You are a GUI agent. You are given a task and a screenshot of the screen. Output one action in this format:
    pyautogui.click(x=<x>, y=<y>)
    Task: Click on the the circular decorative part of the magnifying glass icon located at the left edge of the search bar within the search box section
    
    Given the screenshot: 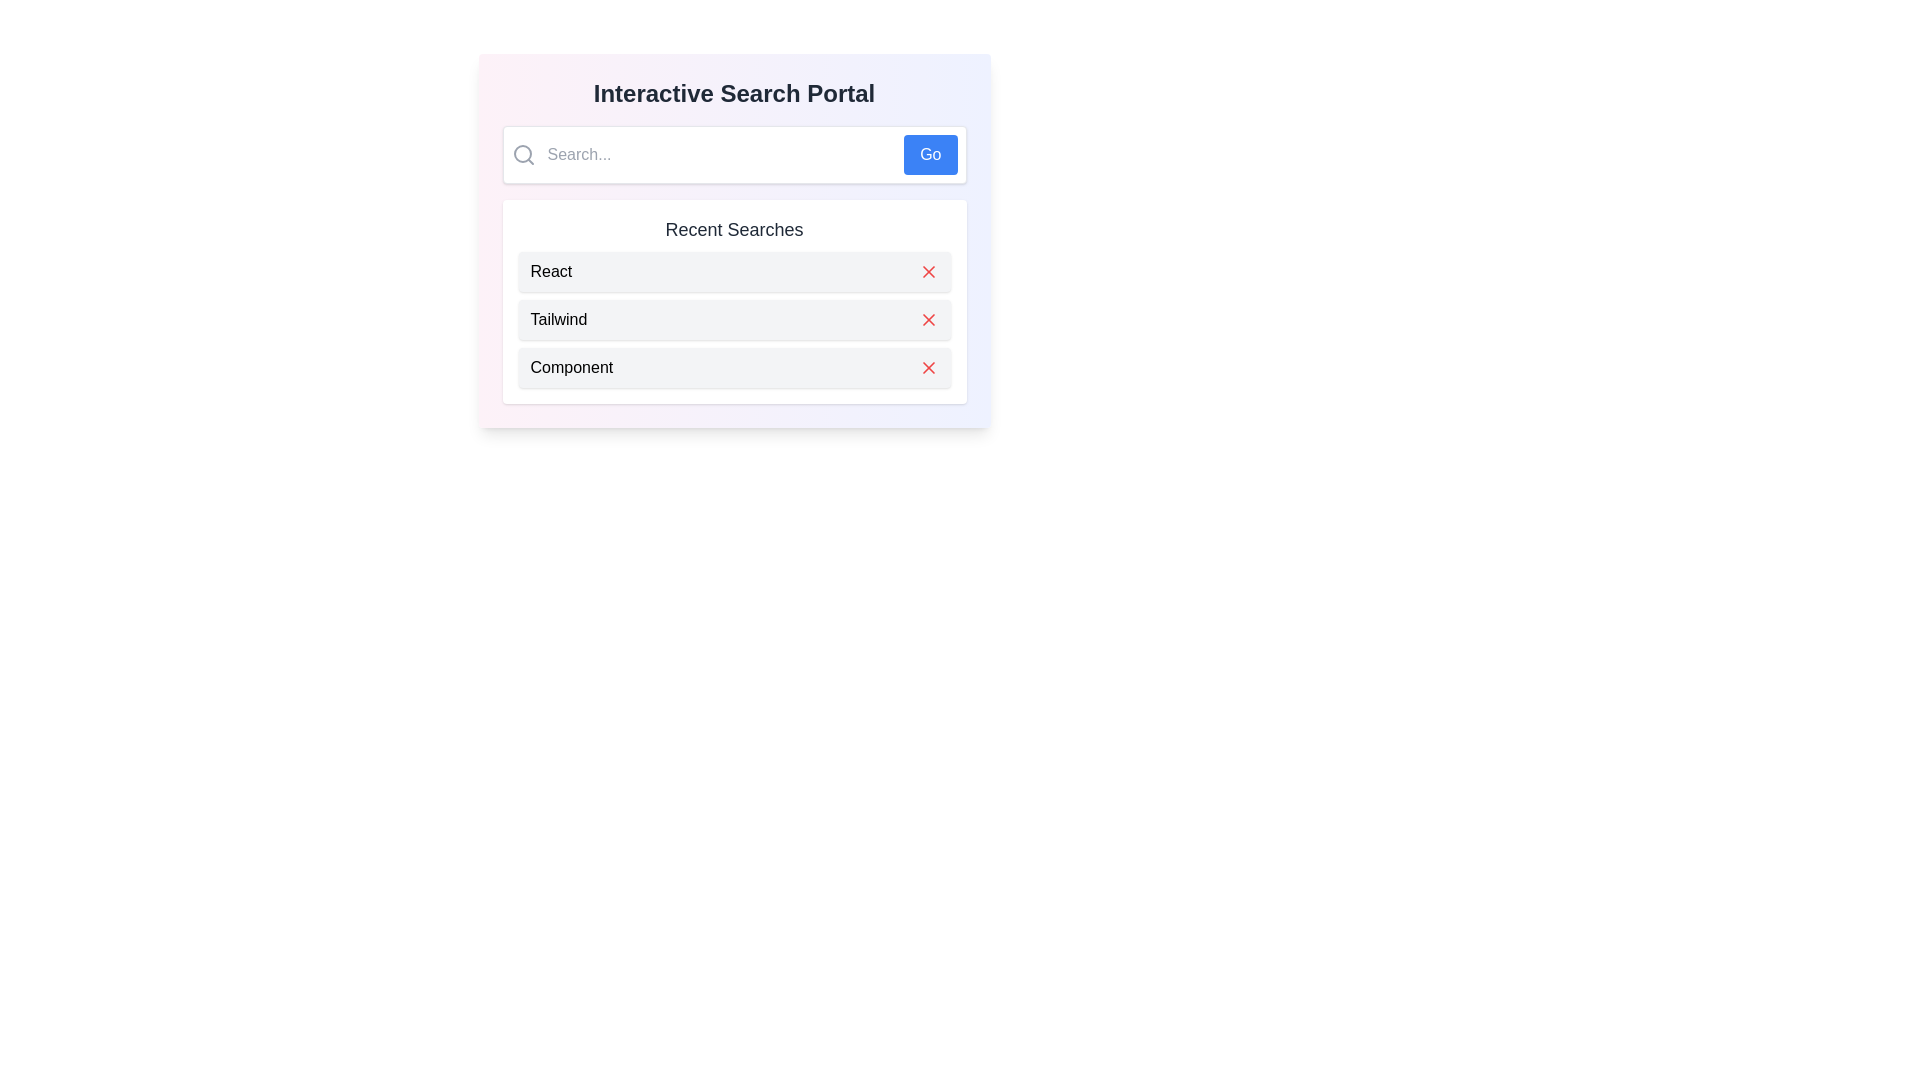 What is the action you would take?
    pyautogui.click(x=522, y=153)
    